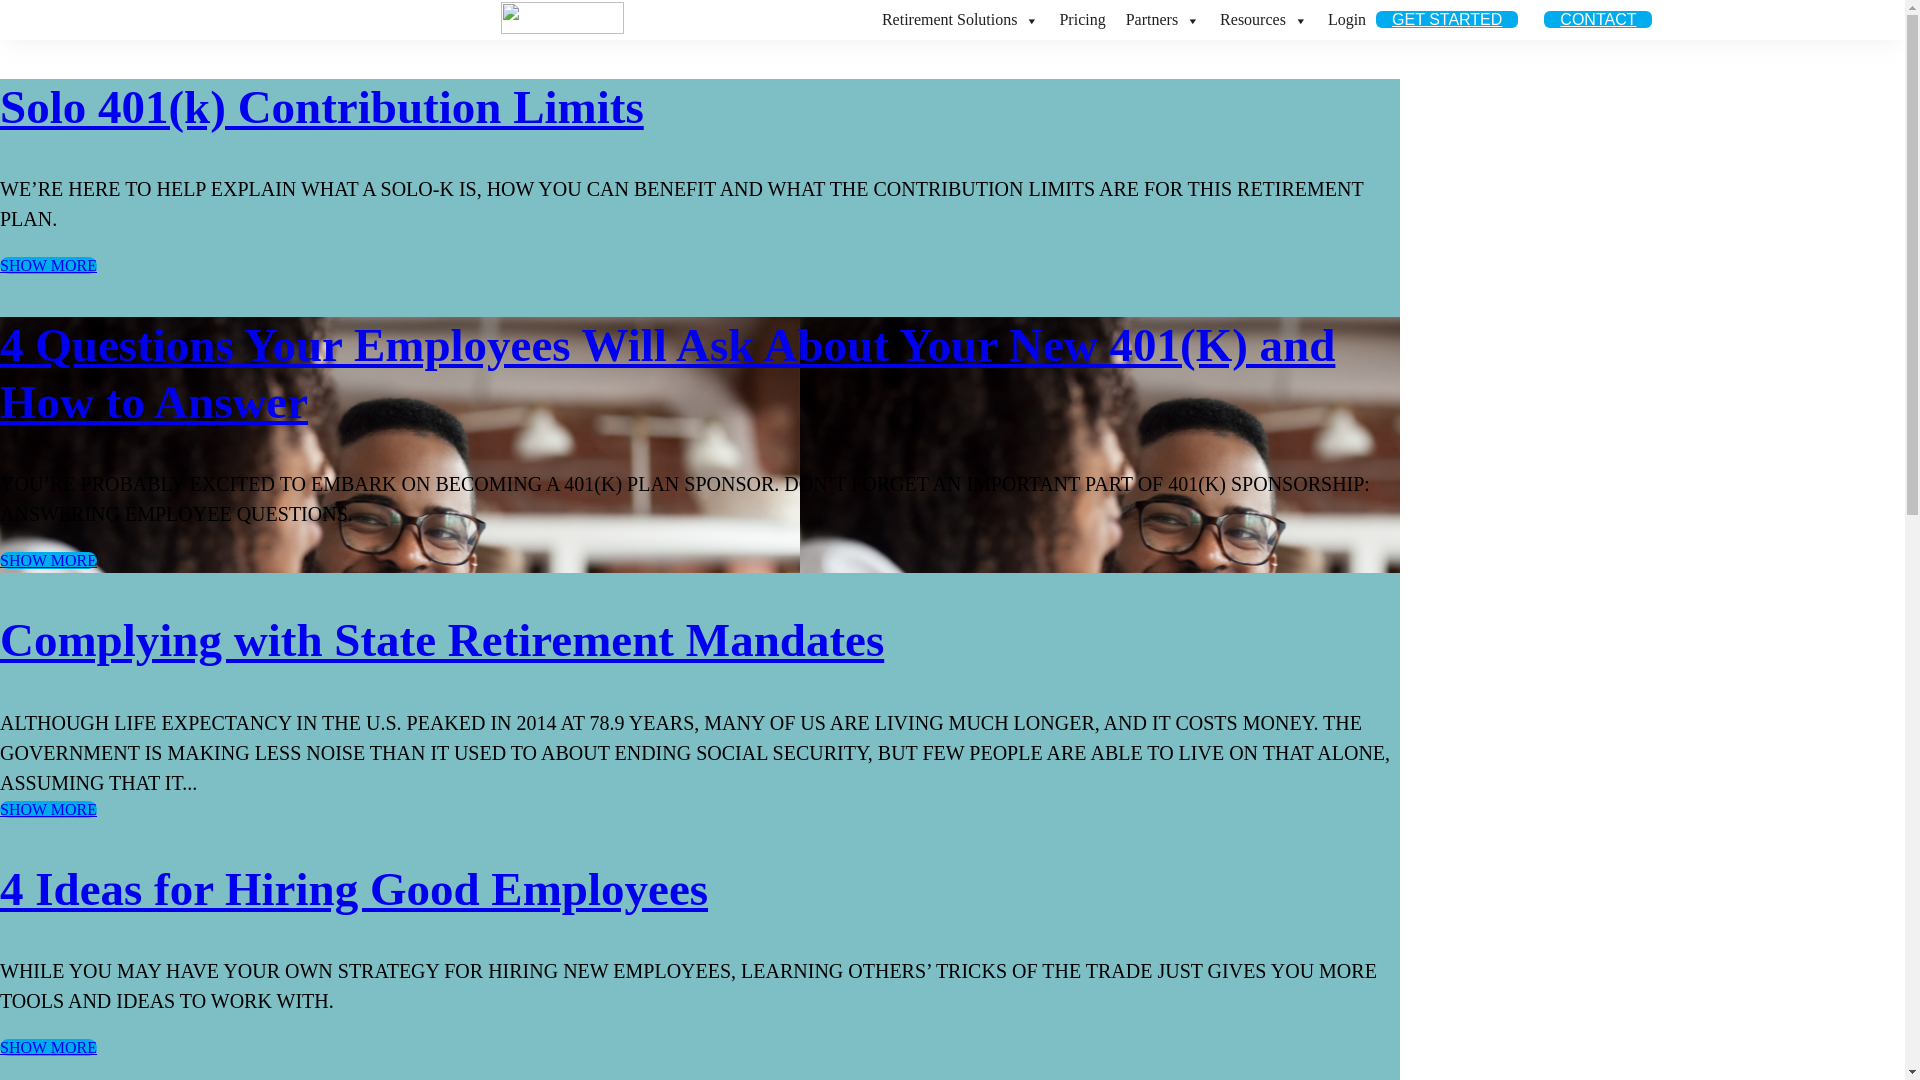 This screenshot has height=1080, width=1920. Describe the element at coordinates (1318, 19) in the screenshot. I see `'Login'` at that location.